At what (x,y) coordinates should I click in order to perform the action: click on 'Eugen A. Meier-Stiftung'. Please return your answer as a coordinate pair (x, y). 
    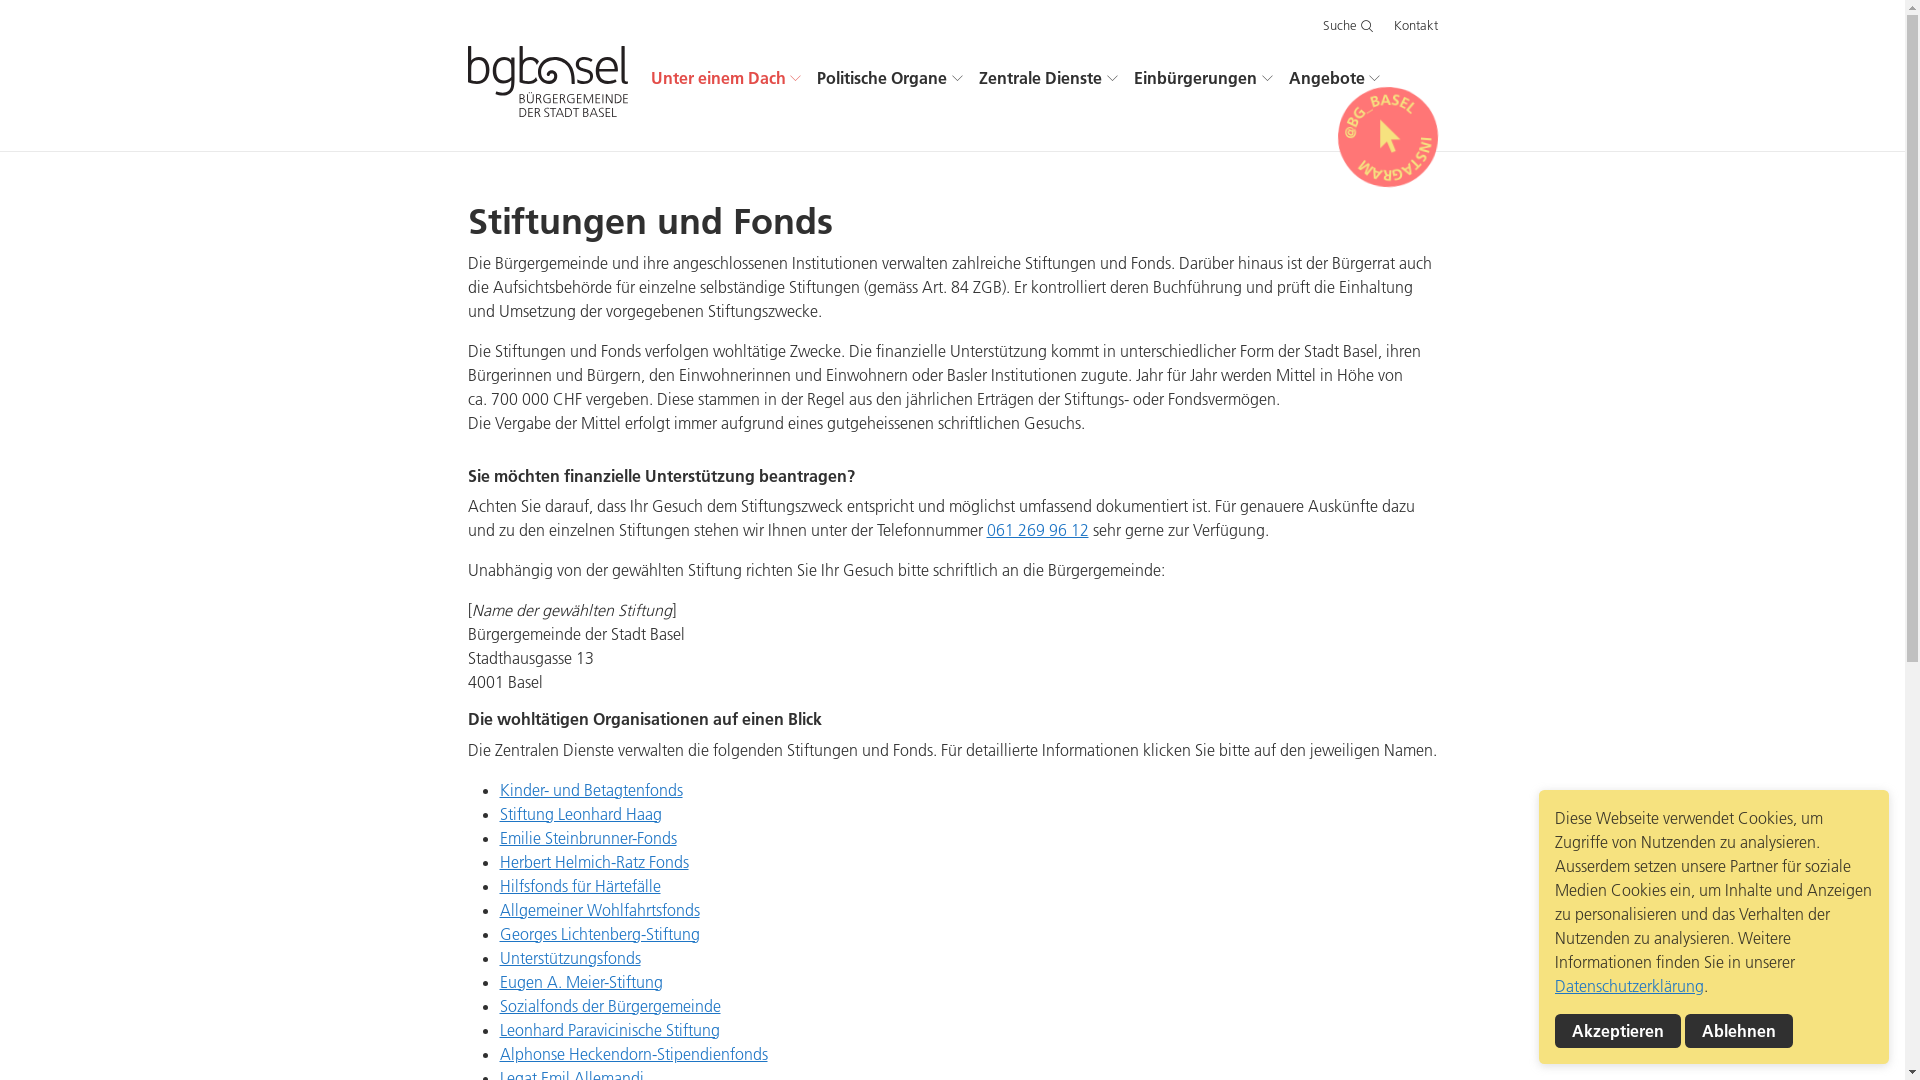
    Looking at the image, I should click on (580, 981).